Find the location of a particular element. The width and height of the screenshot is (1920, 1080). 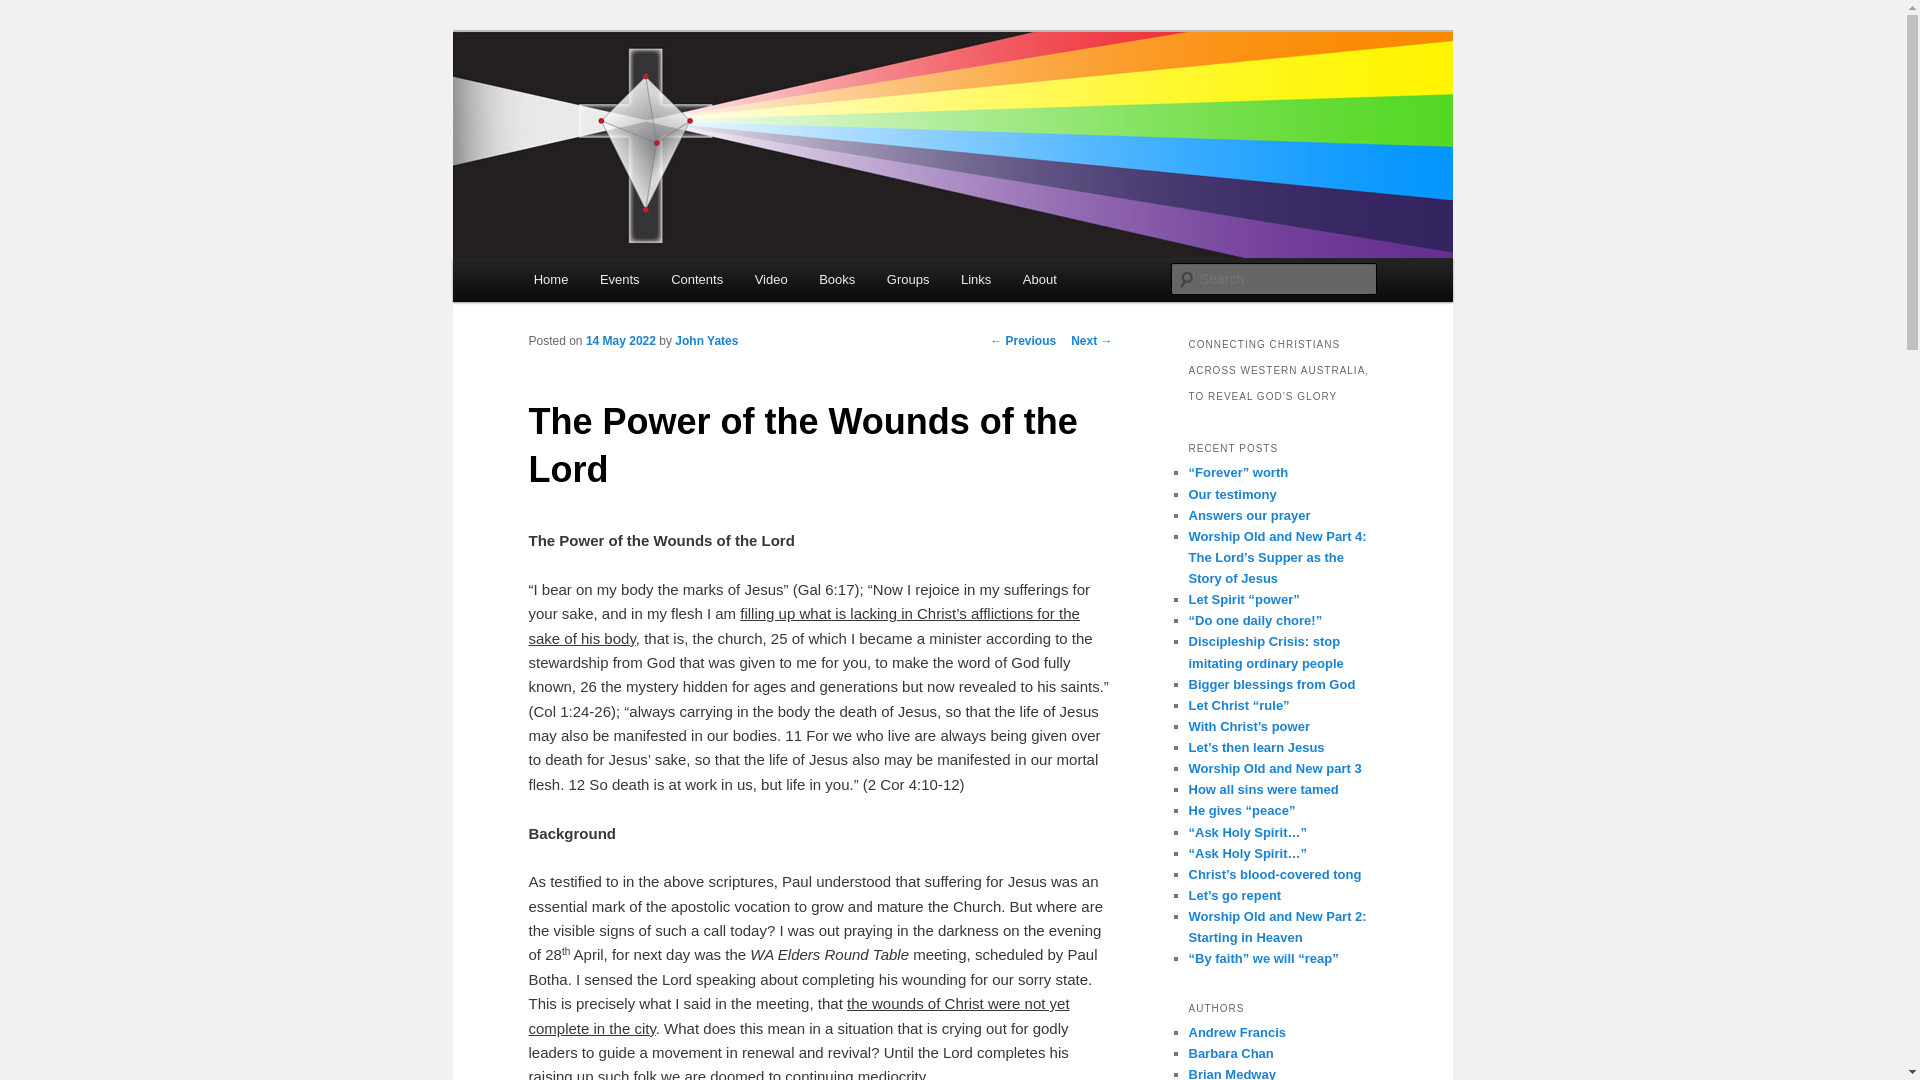

'Discipleship Crisis: stop imitating ordinary people' is located at coordinates (1264, 651).